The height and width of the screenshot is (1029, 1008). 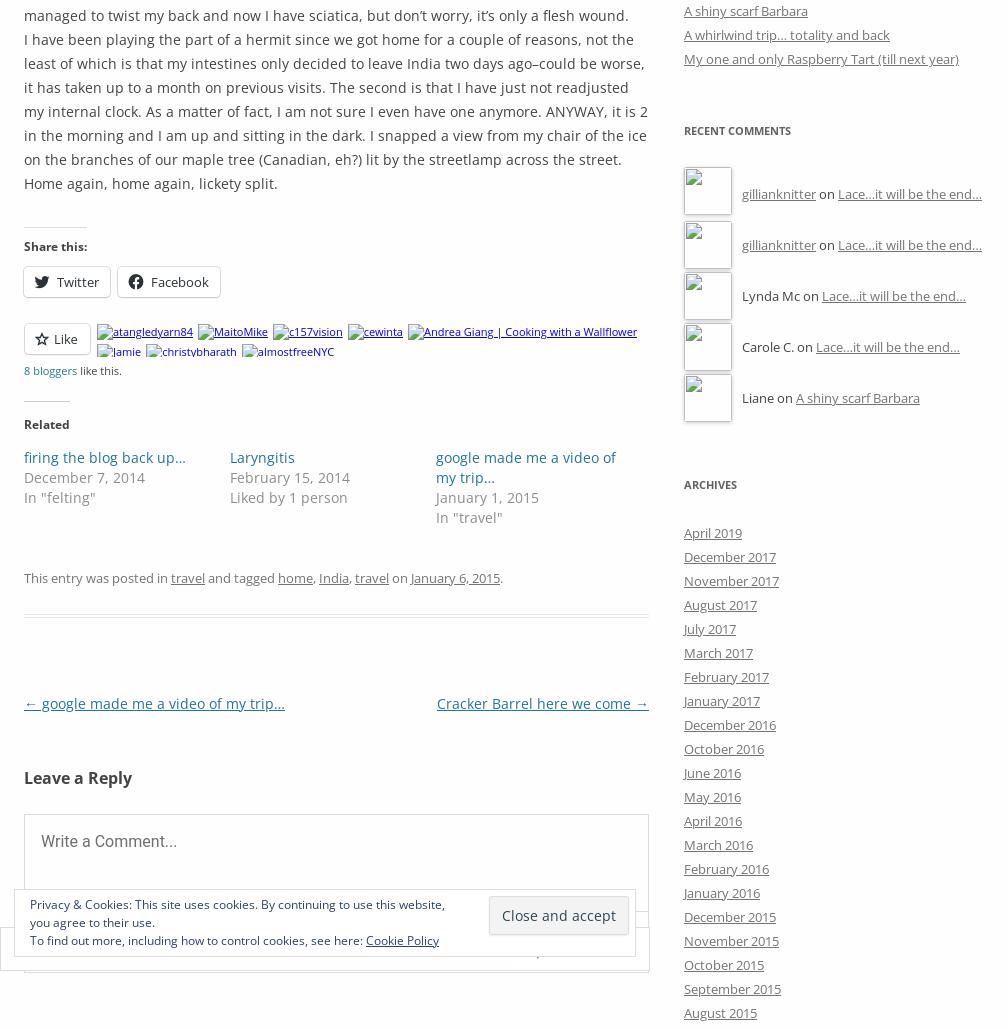 I want to click on 'Archives', so click(x=710, y=483).